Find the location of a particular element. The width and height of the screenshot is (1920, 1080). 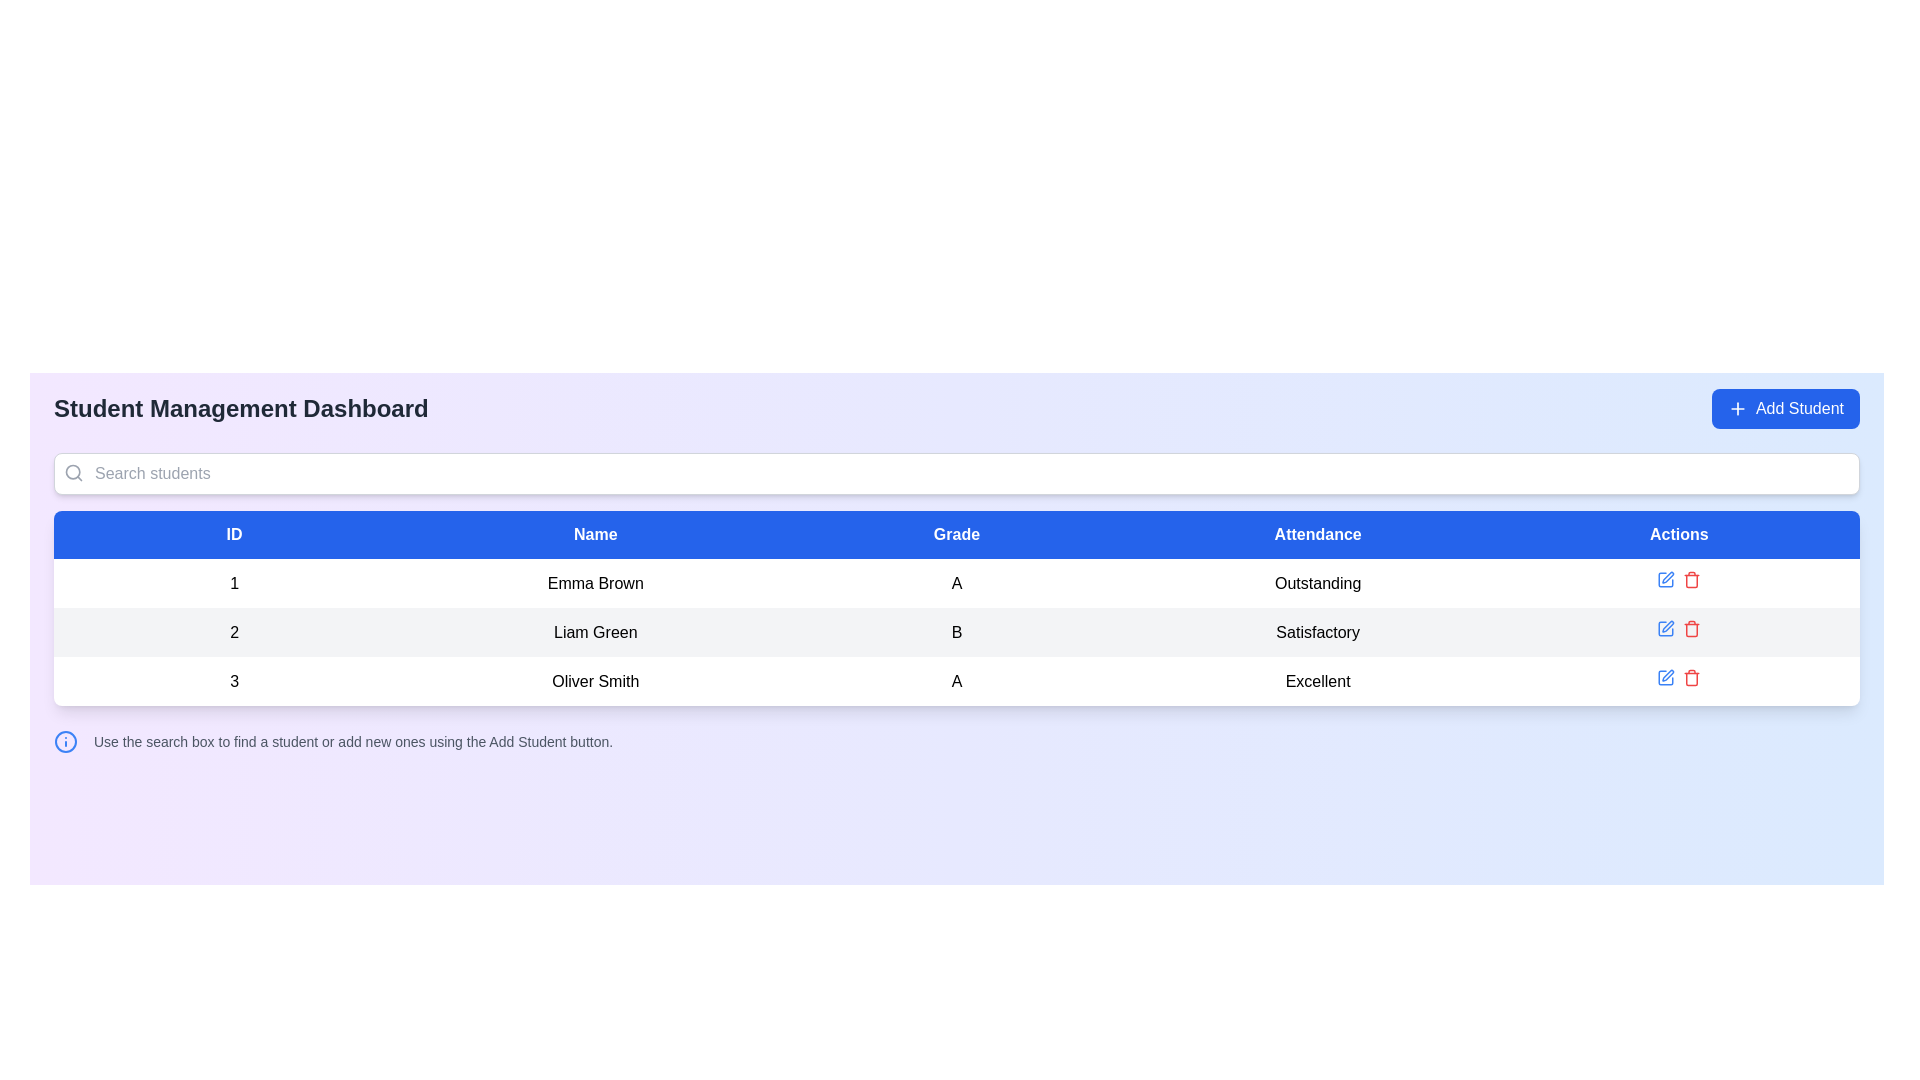

the circular icon with a blue outline located at the bottom-left of the main page content, adjacent to the descriptive text is located at coordinates (66, 741).